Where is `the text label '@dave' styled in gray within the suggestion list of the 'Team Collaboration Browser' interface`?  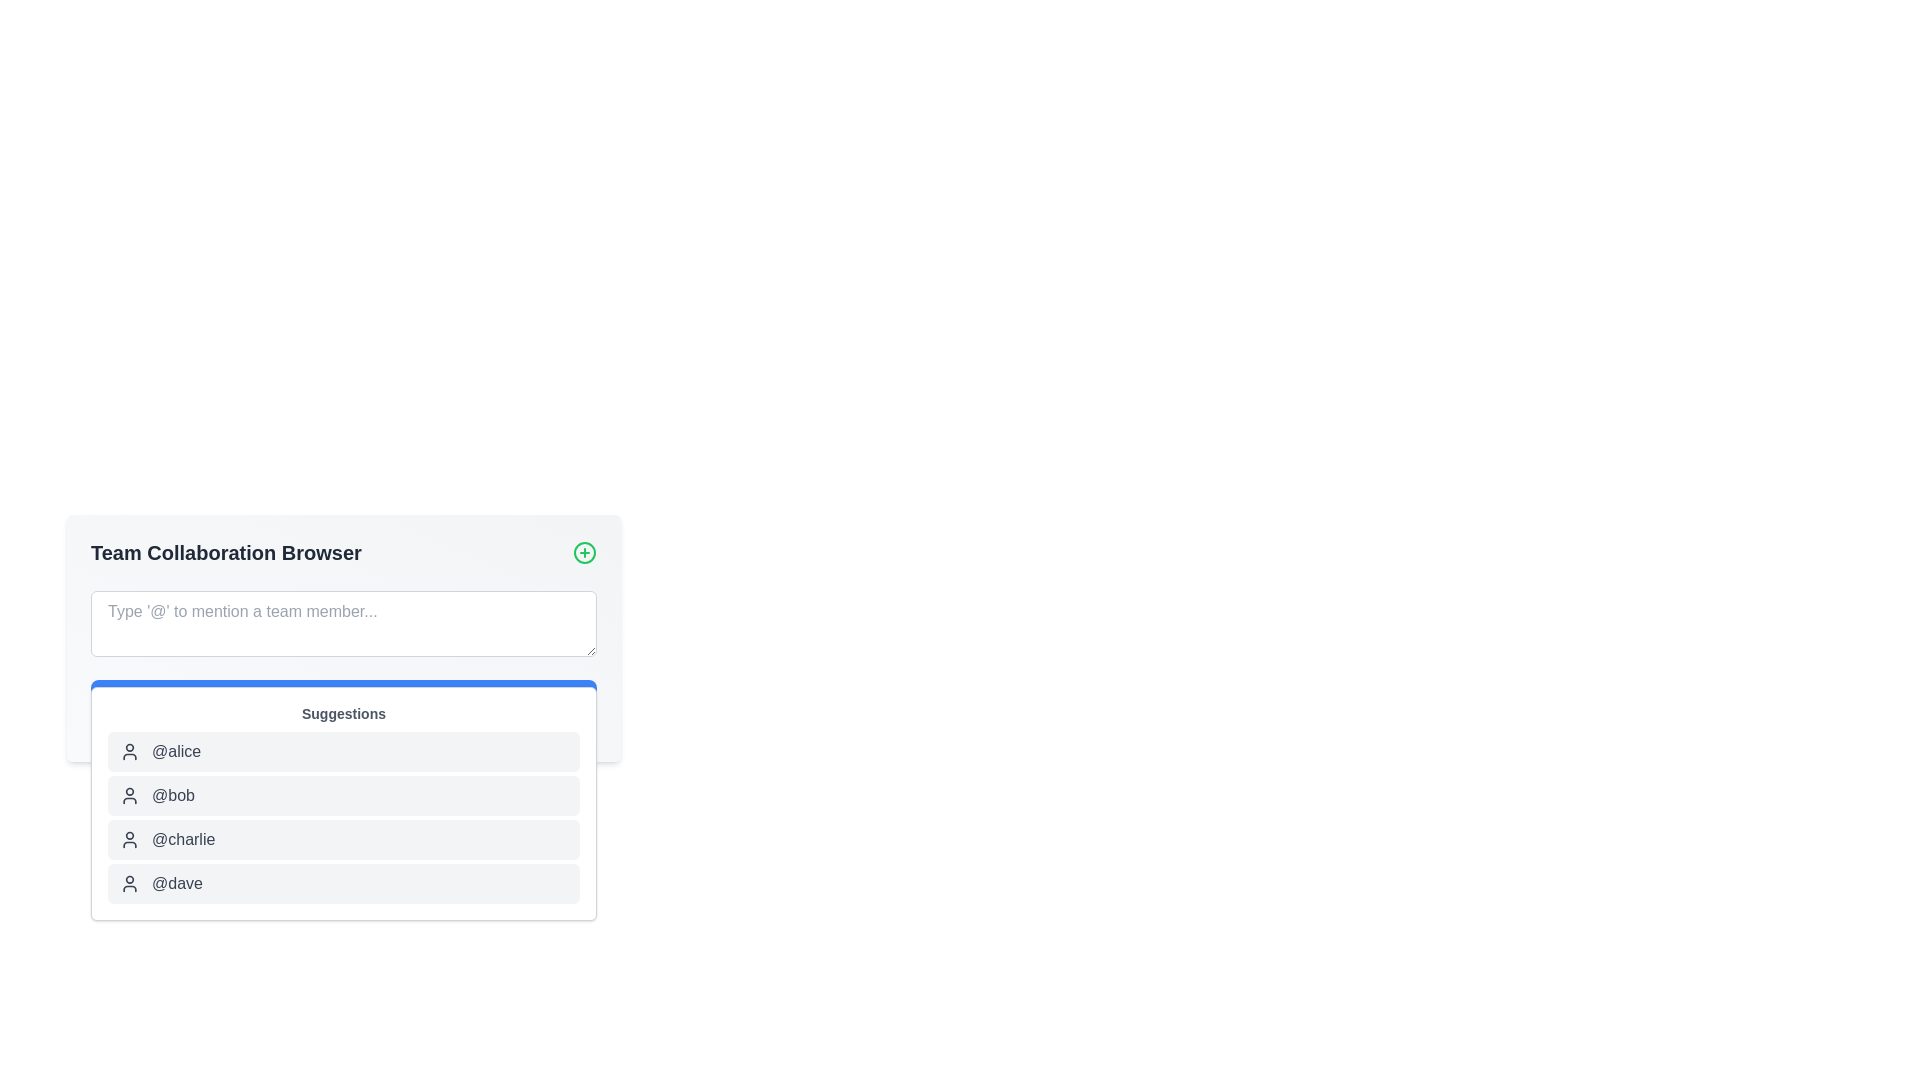
the text label '@dave' styled in gray within the suggestion list of the 'Team Collaboration Browser' interface is located at coordinates (177, 882).